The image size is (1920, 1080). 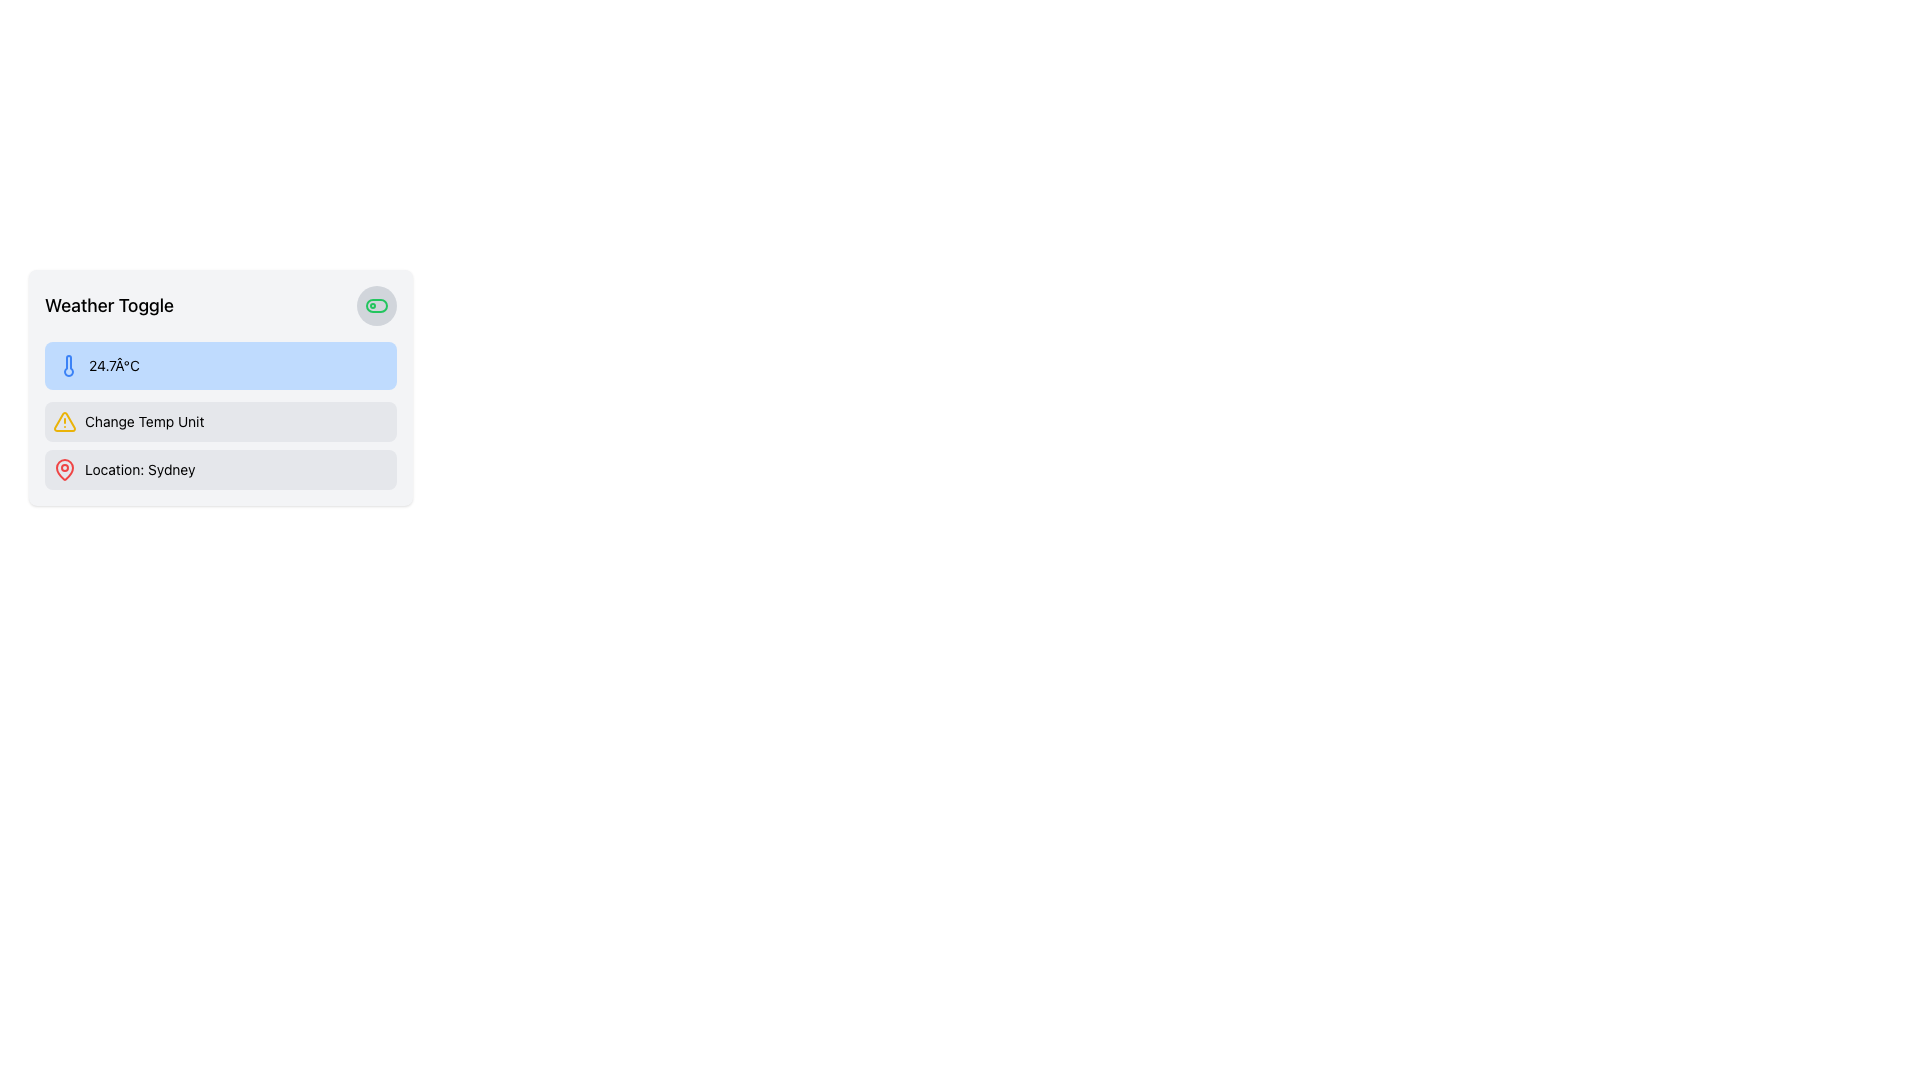 What do you see at coordinates (377, 305) in the screenshot?
I see `the green oval-shaped toggle switch next to the 'Weather Toggle' section` at bounding box center [377, 305].